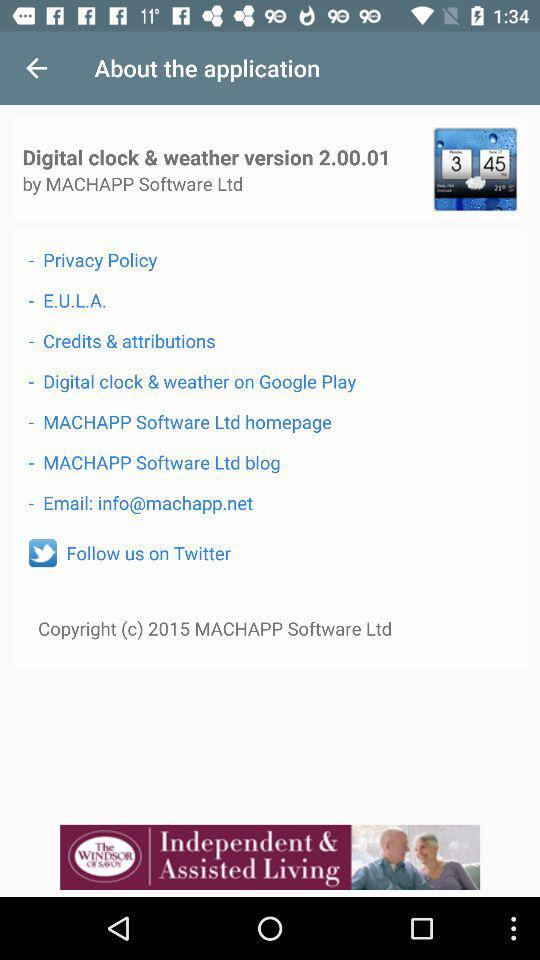  I want to click on advertisement display, so click(270, 856).